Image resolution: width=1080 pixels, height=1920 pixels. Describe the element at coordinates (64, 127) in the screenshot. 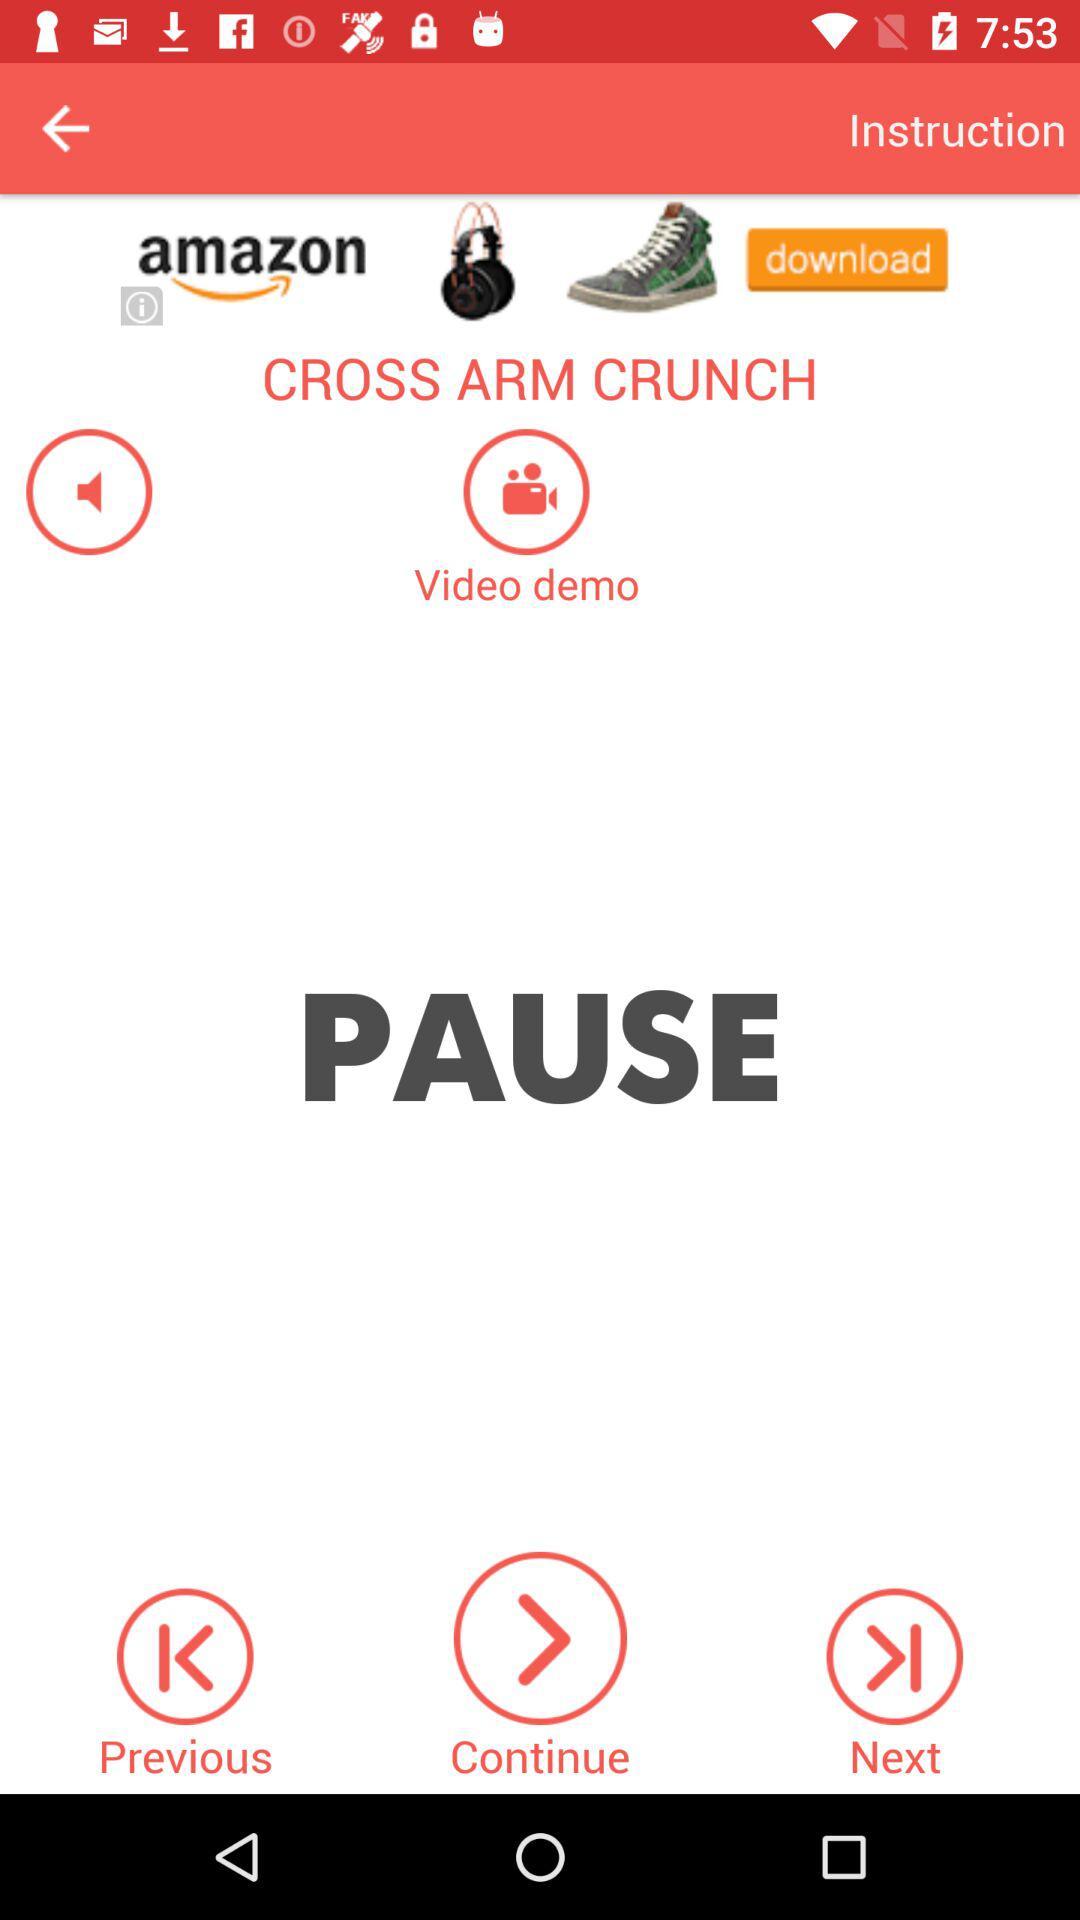

I see `back button` at that location.